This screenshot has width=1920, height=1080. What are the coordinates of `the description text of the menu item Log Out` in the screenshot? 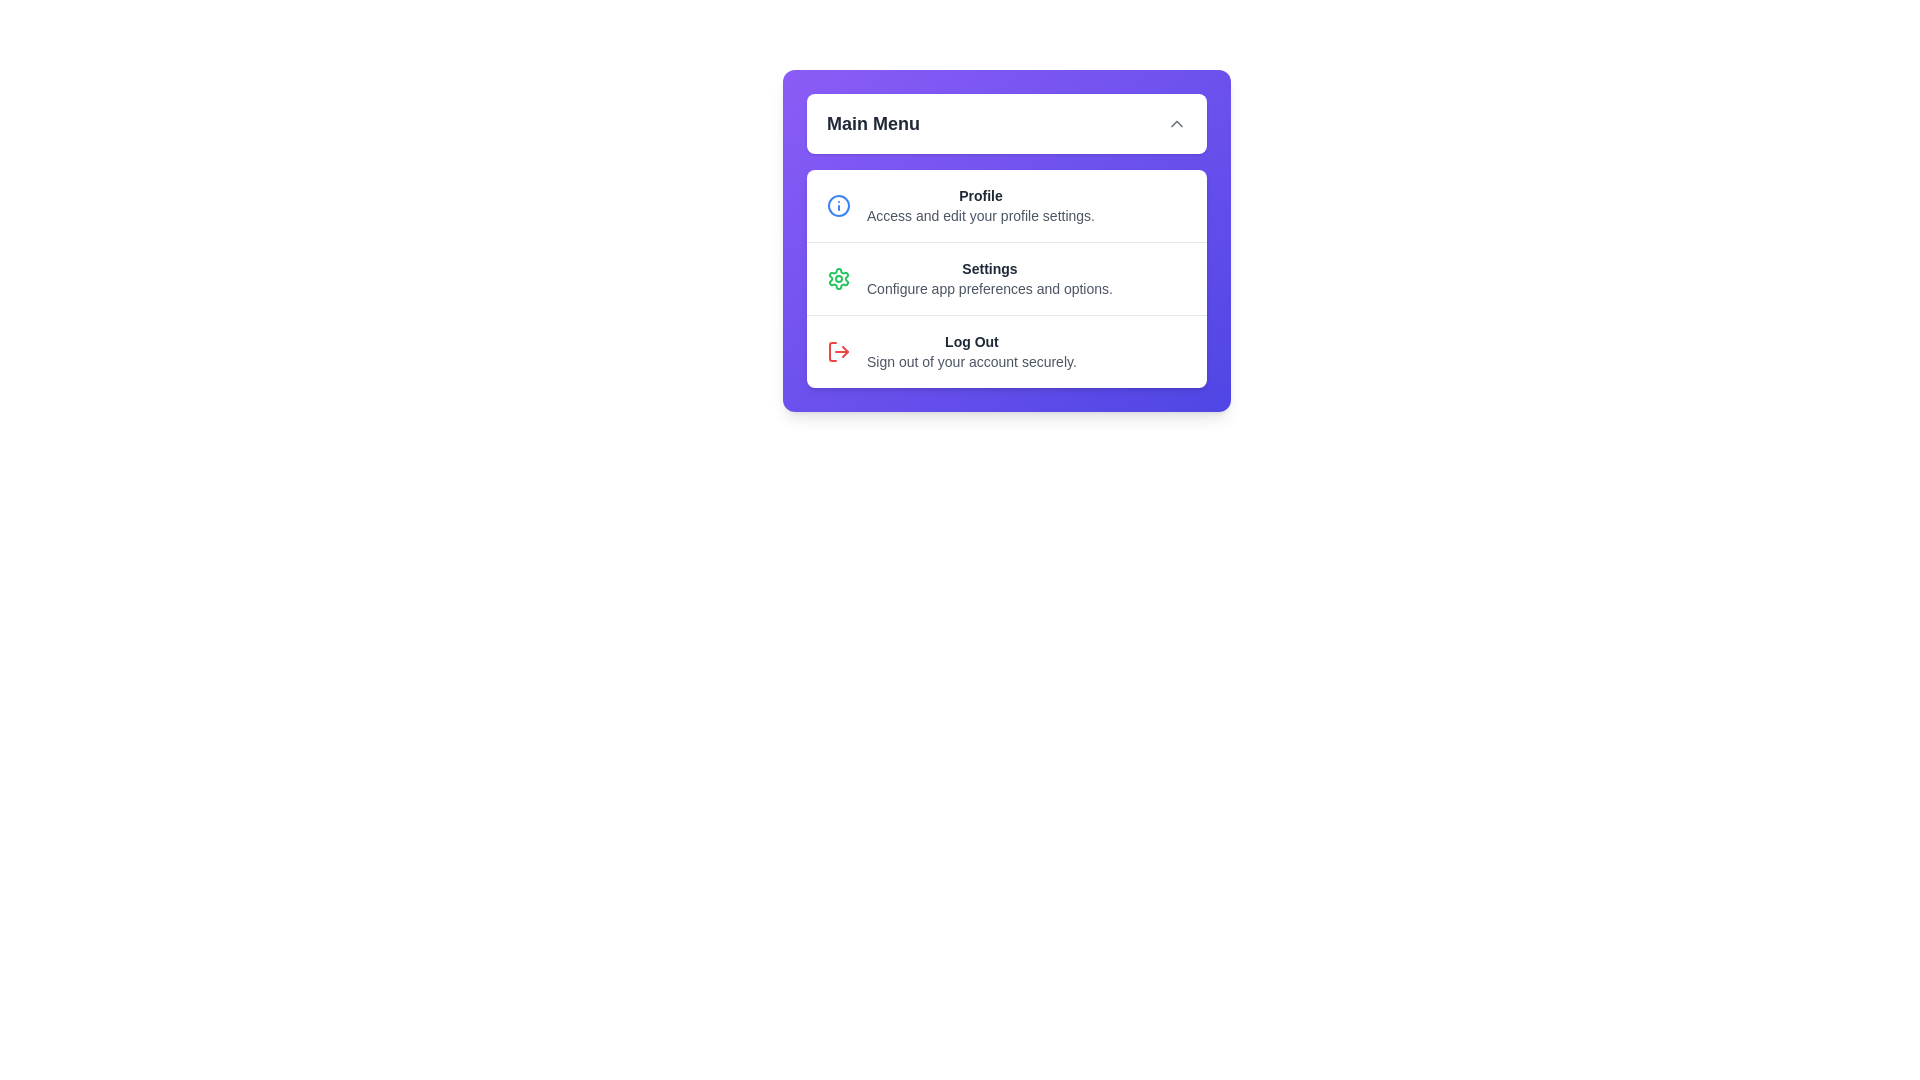 It's located at (971, 362).